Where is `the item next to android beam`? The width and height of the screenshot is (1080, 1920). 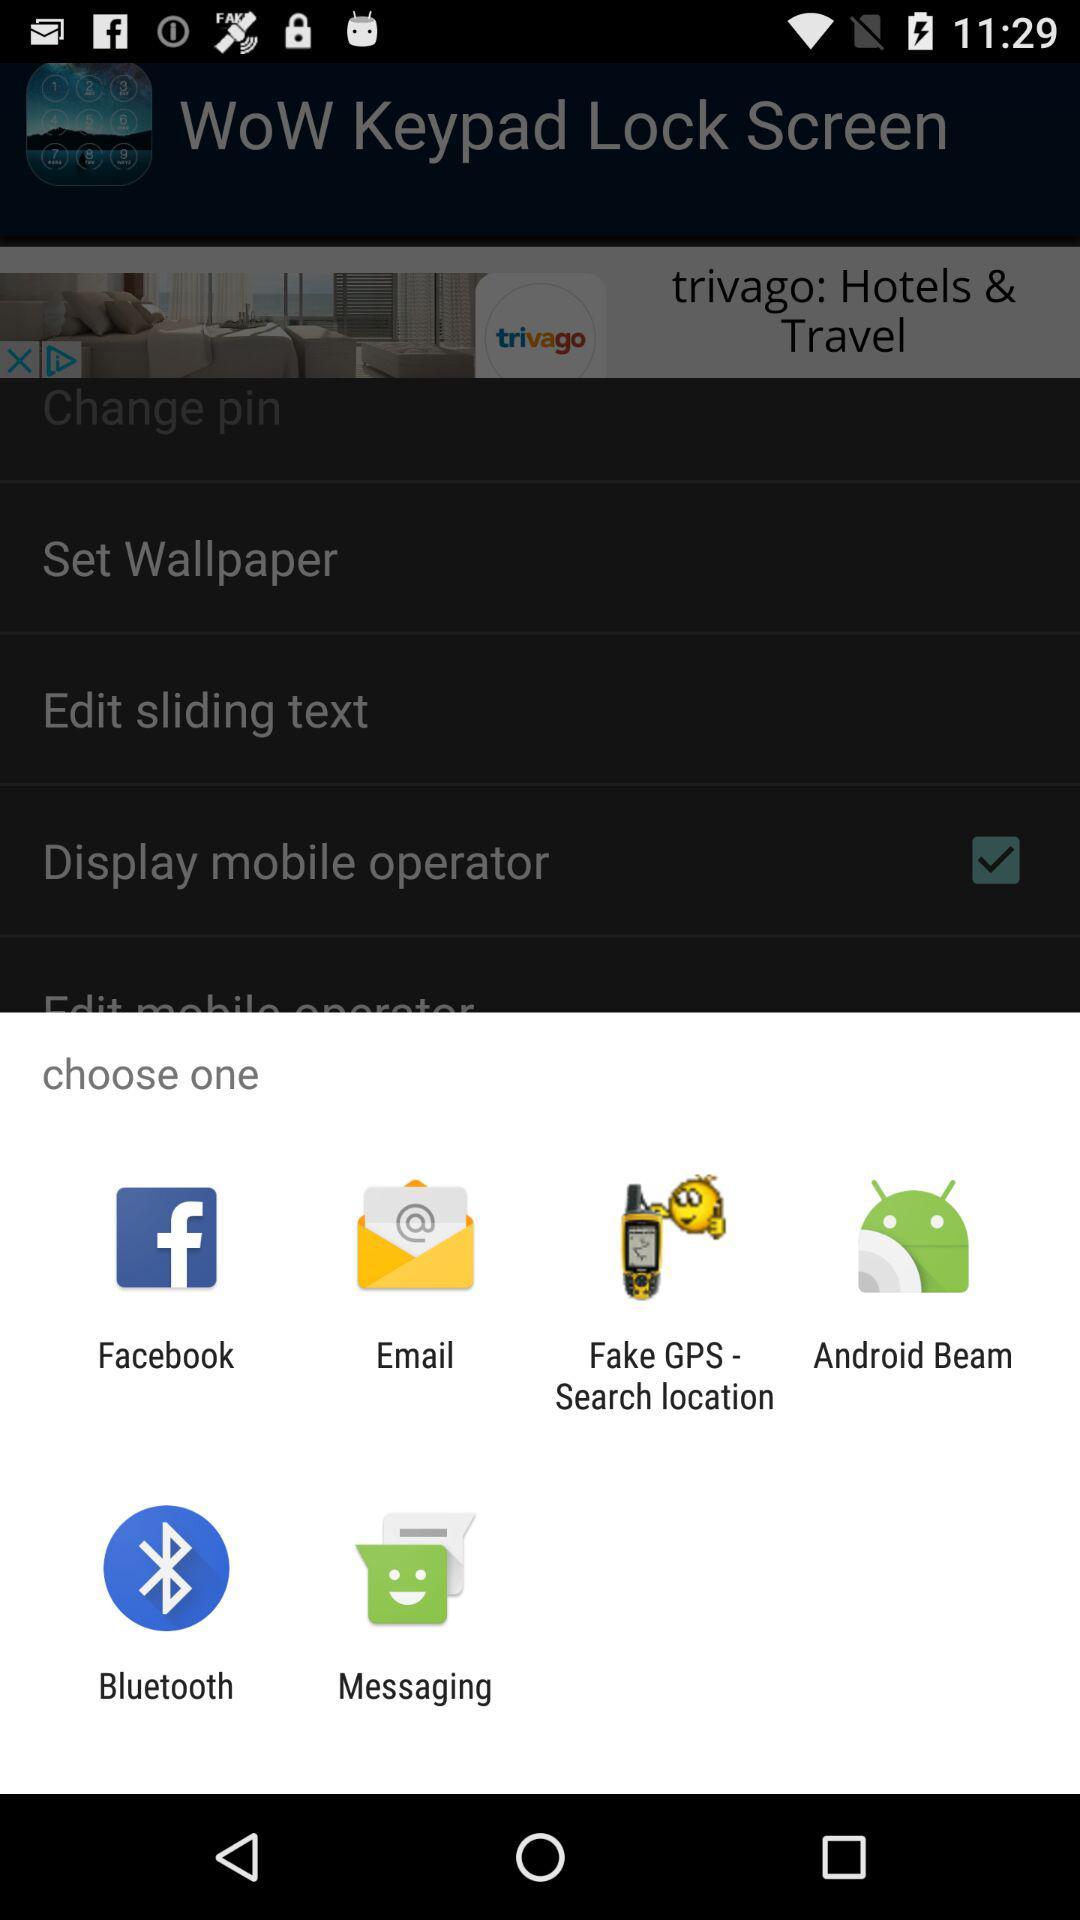 the item next to android beam is located at coordinates (664, 1374).